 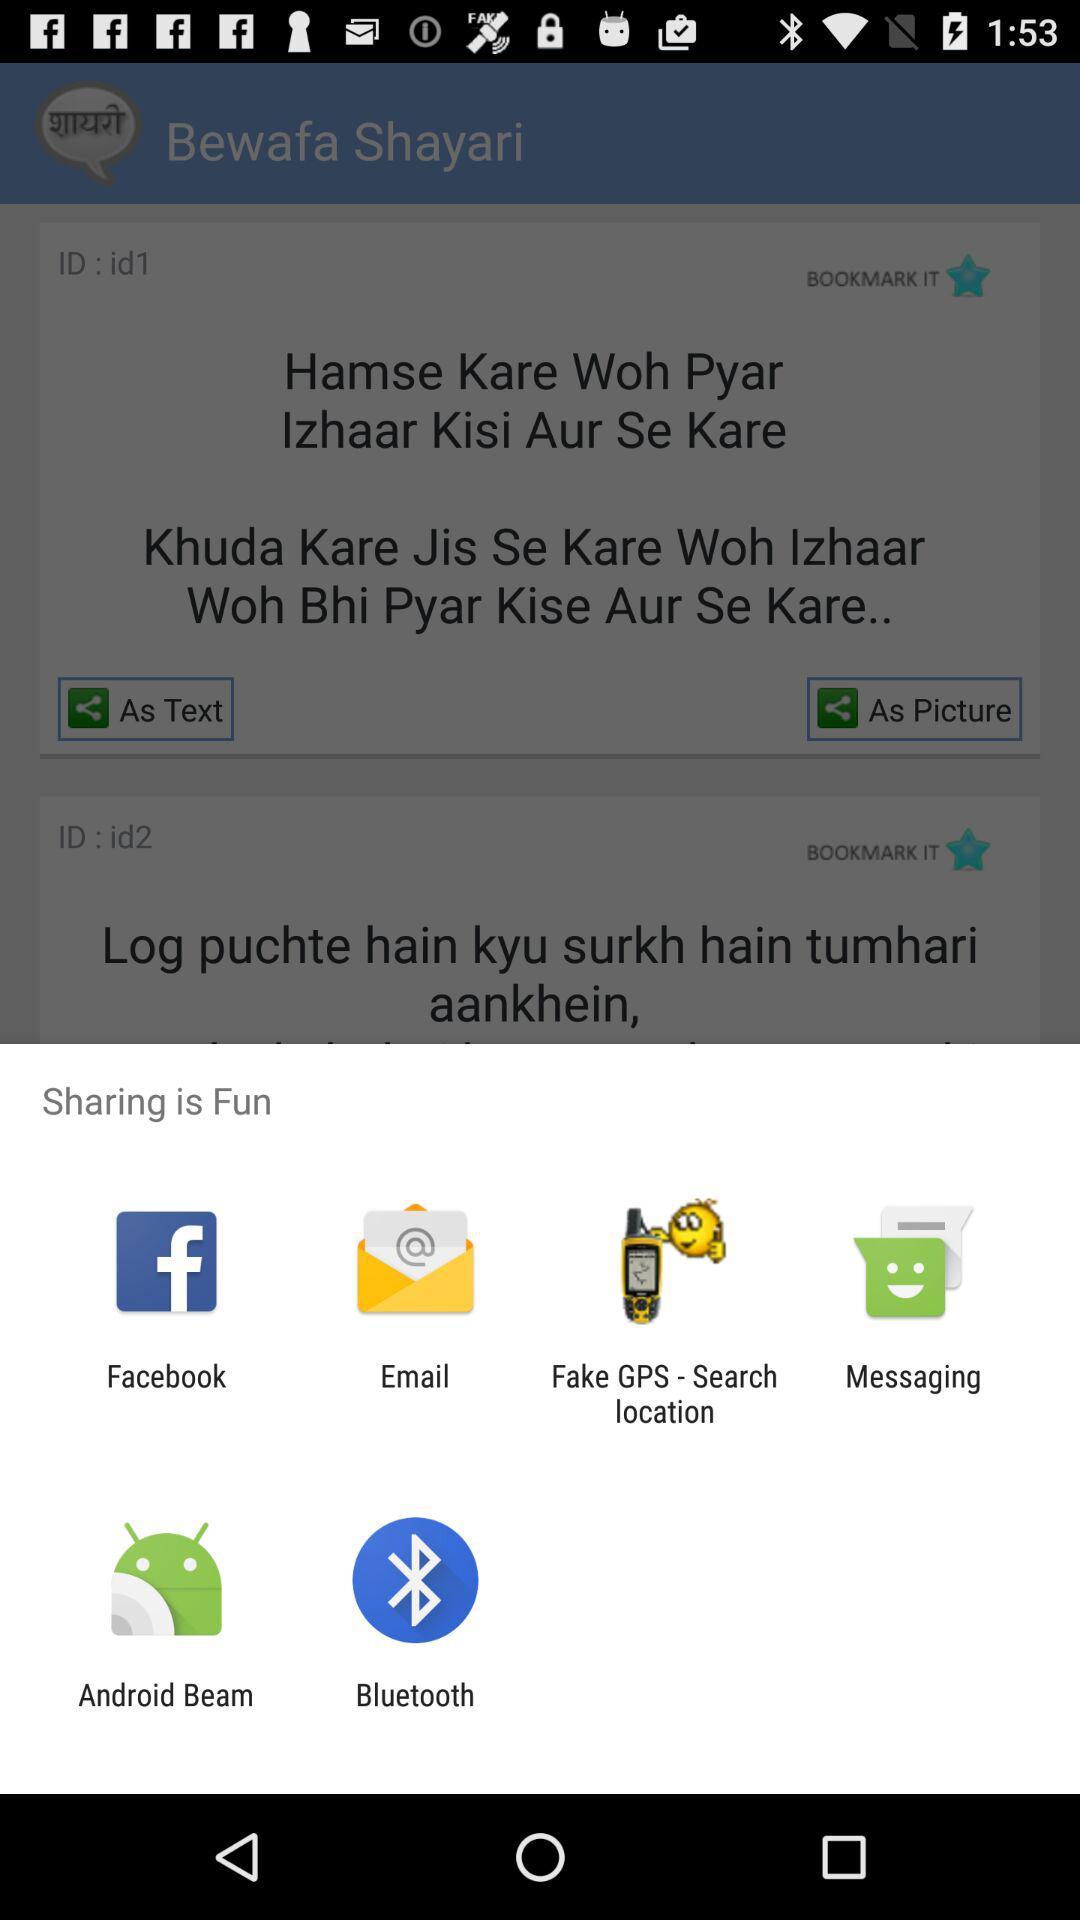 What do you see at coordinates (414, 1392) in the screenshot?
I see `the item next to facebook icon` at bounding box center [414, 1392].